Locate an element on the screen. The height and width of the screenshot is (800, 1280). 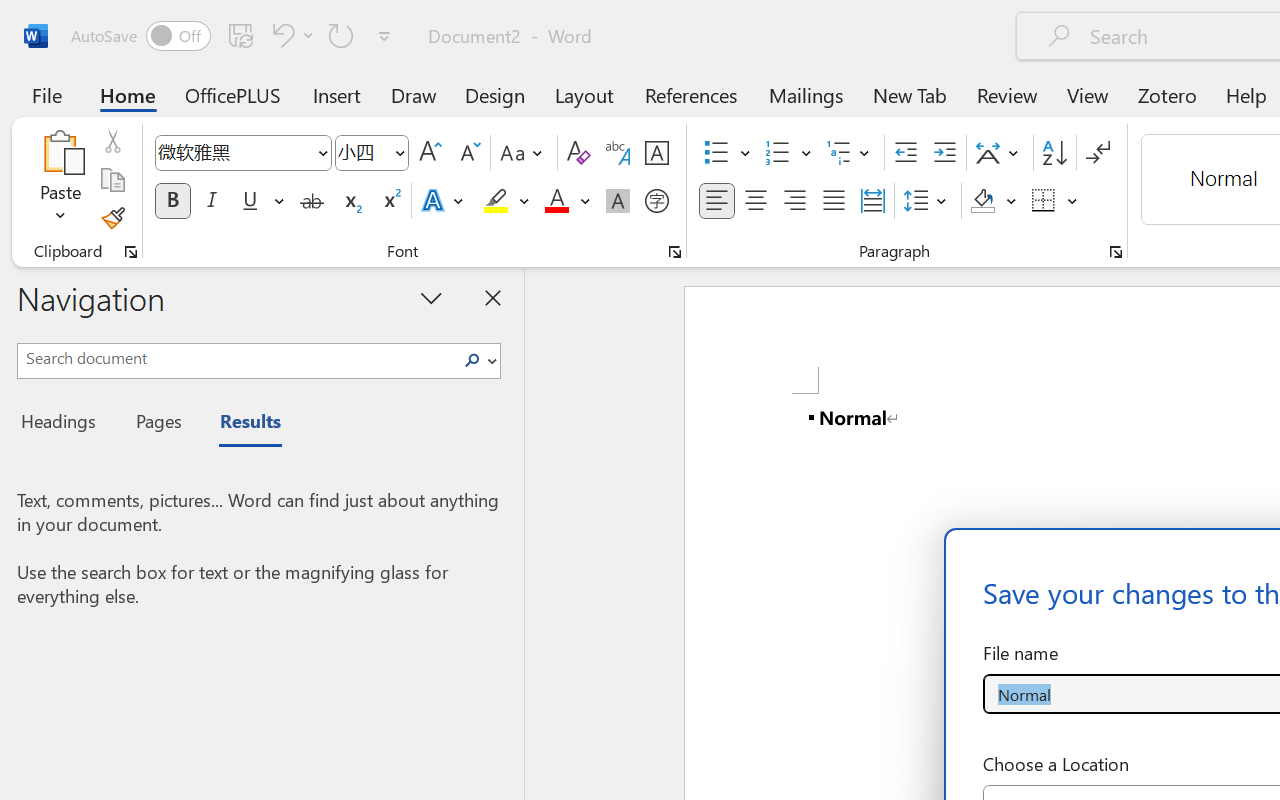
'Headings' is located at coordinates (65, 424).